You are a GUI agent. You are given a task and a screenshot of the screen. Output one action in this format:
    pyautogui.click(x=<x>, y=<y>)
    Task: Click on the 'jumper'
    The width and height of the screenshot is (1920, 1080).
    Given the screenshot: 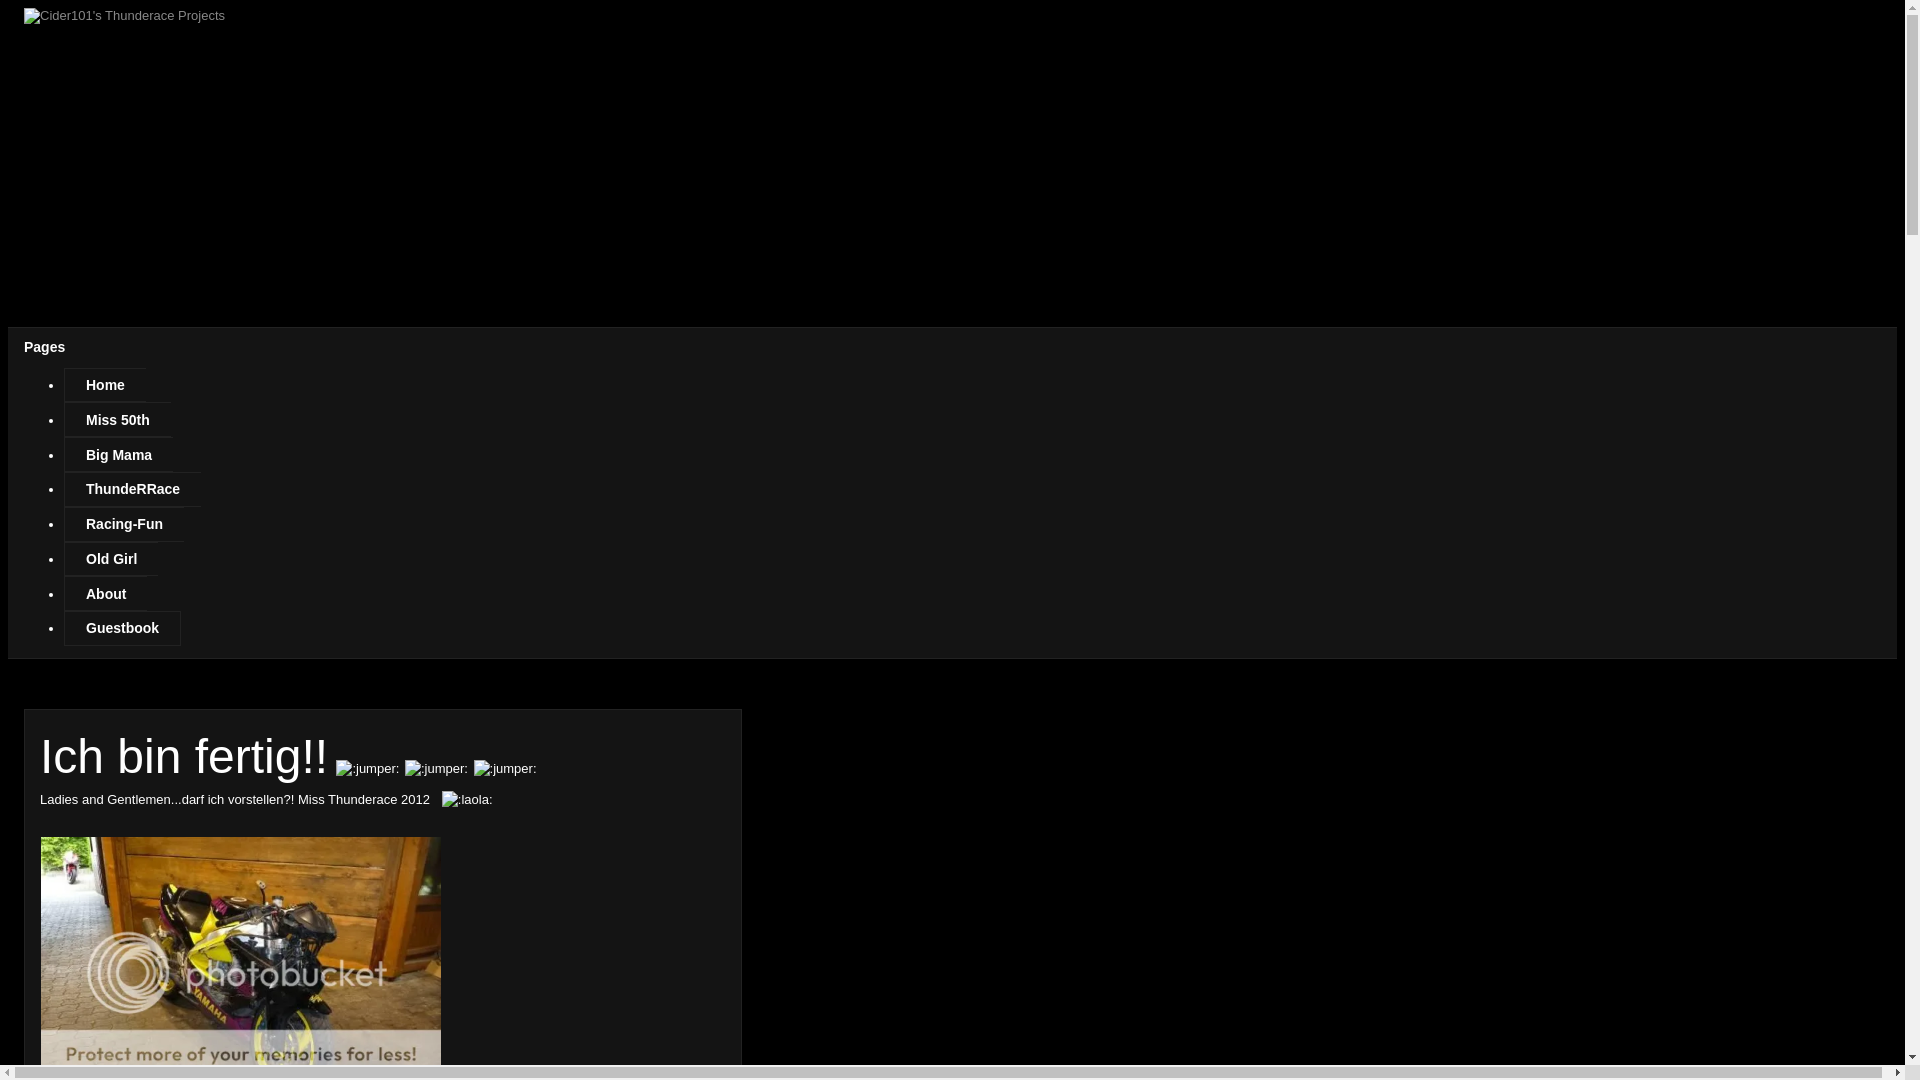 What is the action you would take?
    pyautogui.click(x=367, y=767)
    